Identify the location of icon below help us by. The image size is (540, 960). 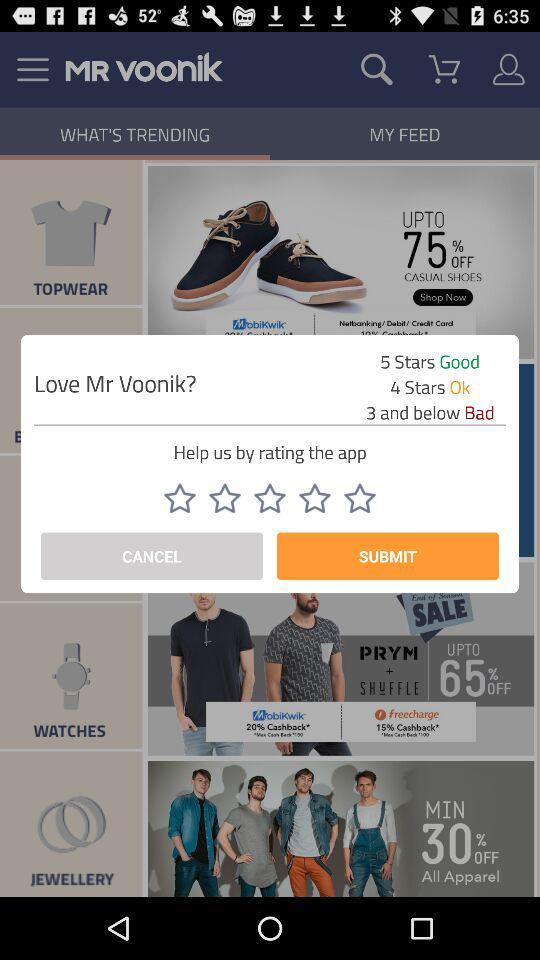
(179, 497).